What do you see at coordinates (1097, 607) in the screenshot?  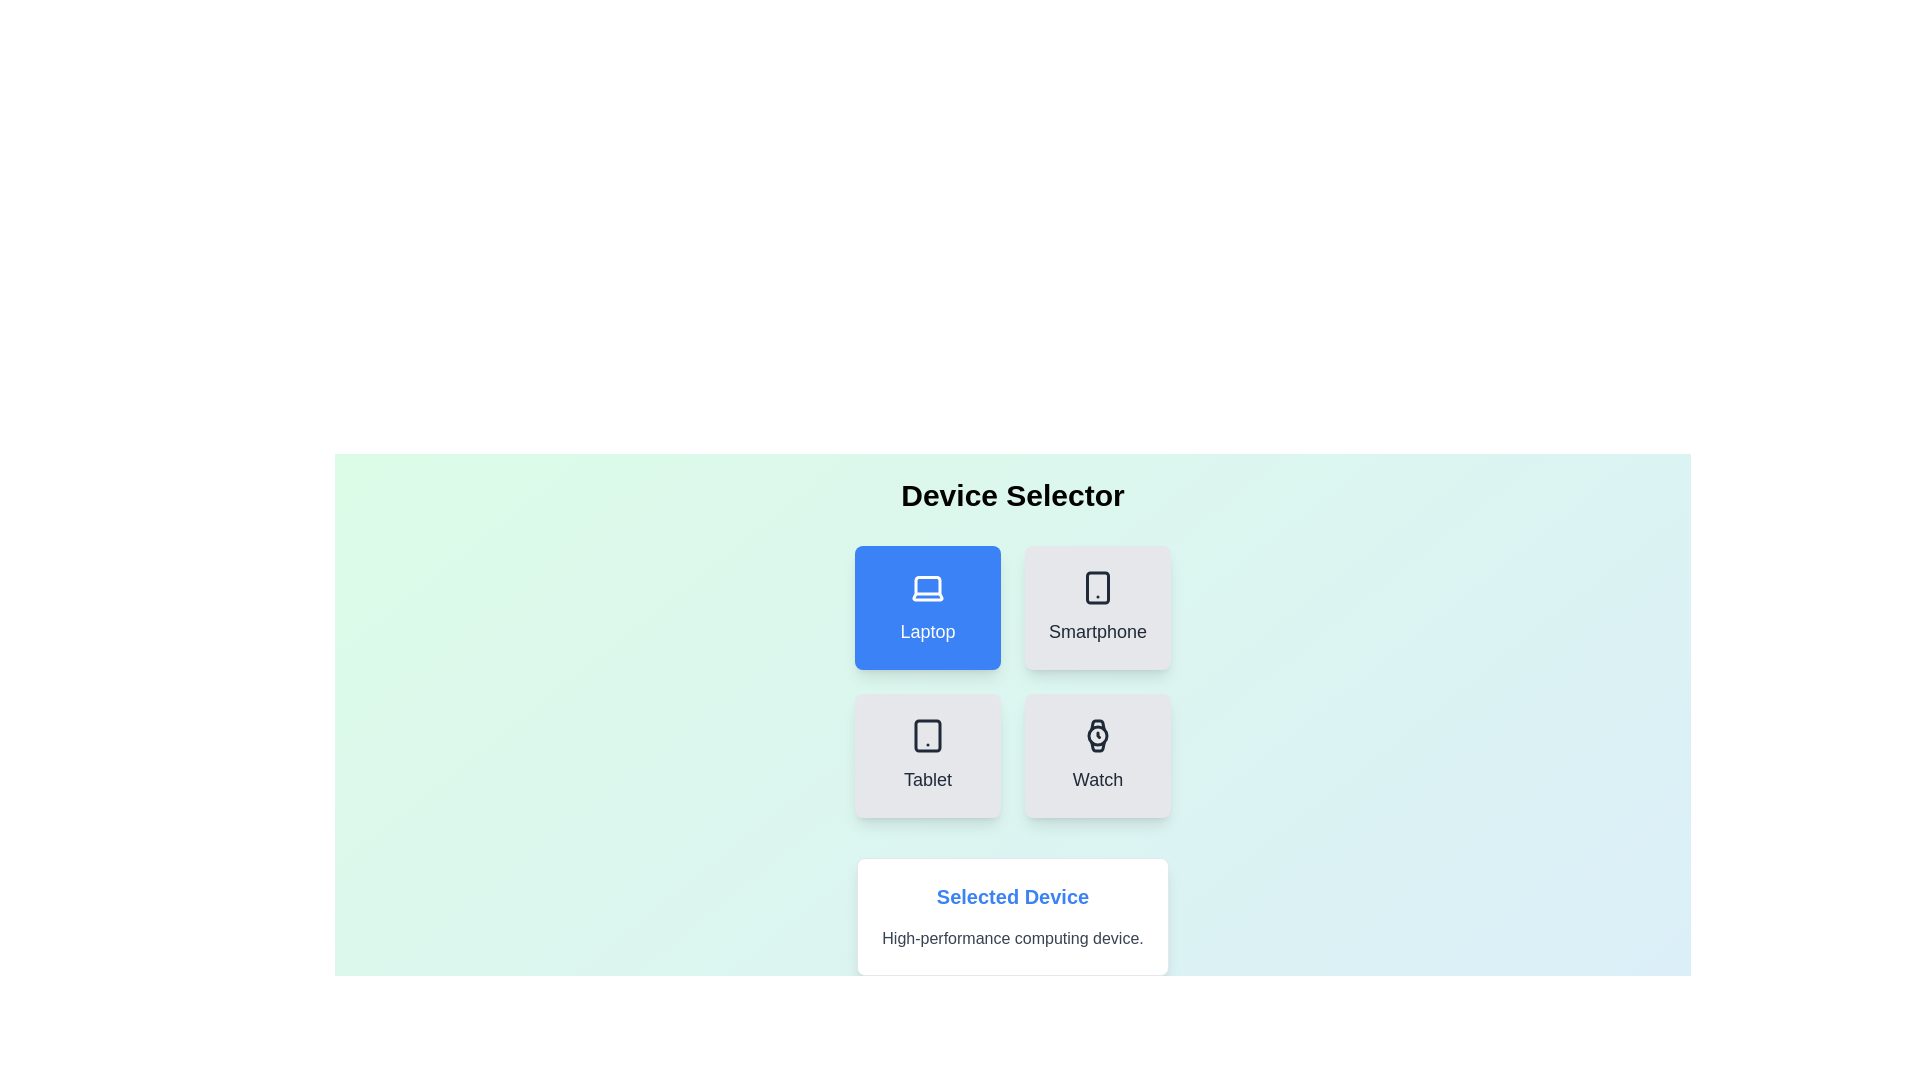 I see `the Smartphone button to select the corresponding device` at bounding box center [1097, 607].